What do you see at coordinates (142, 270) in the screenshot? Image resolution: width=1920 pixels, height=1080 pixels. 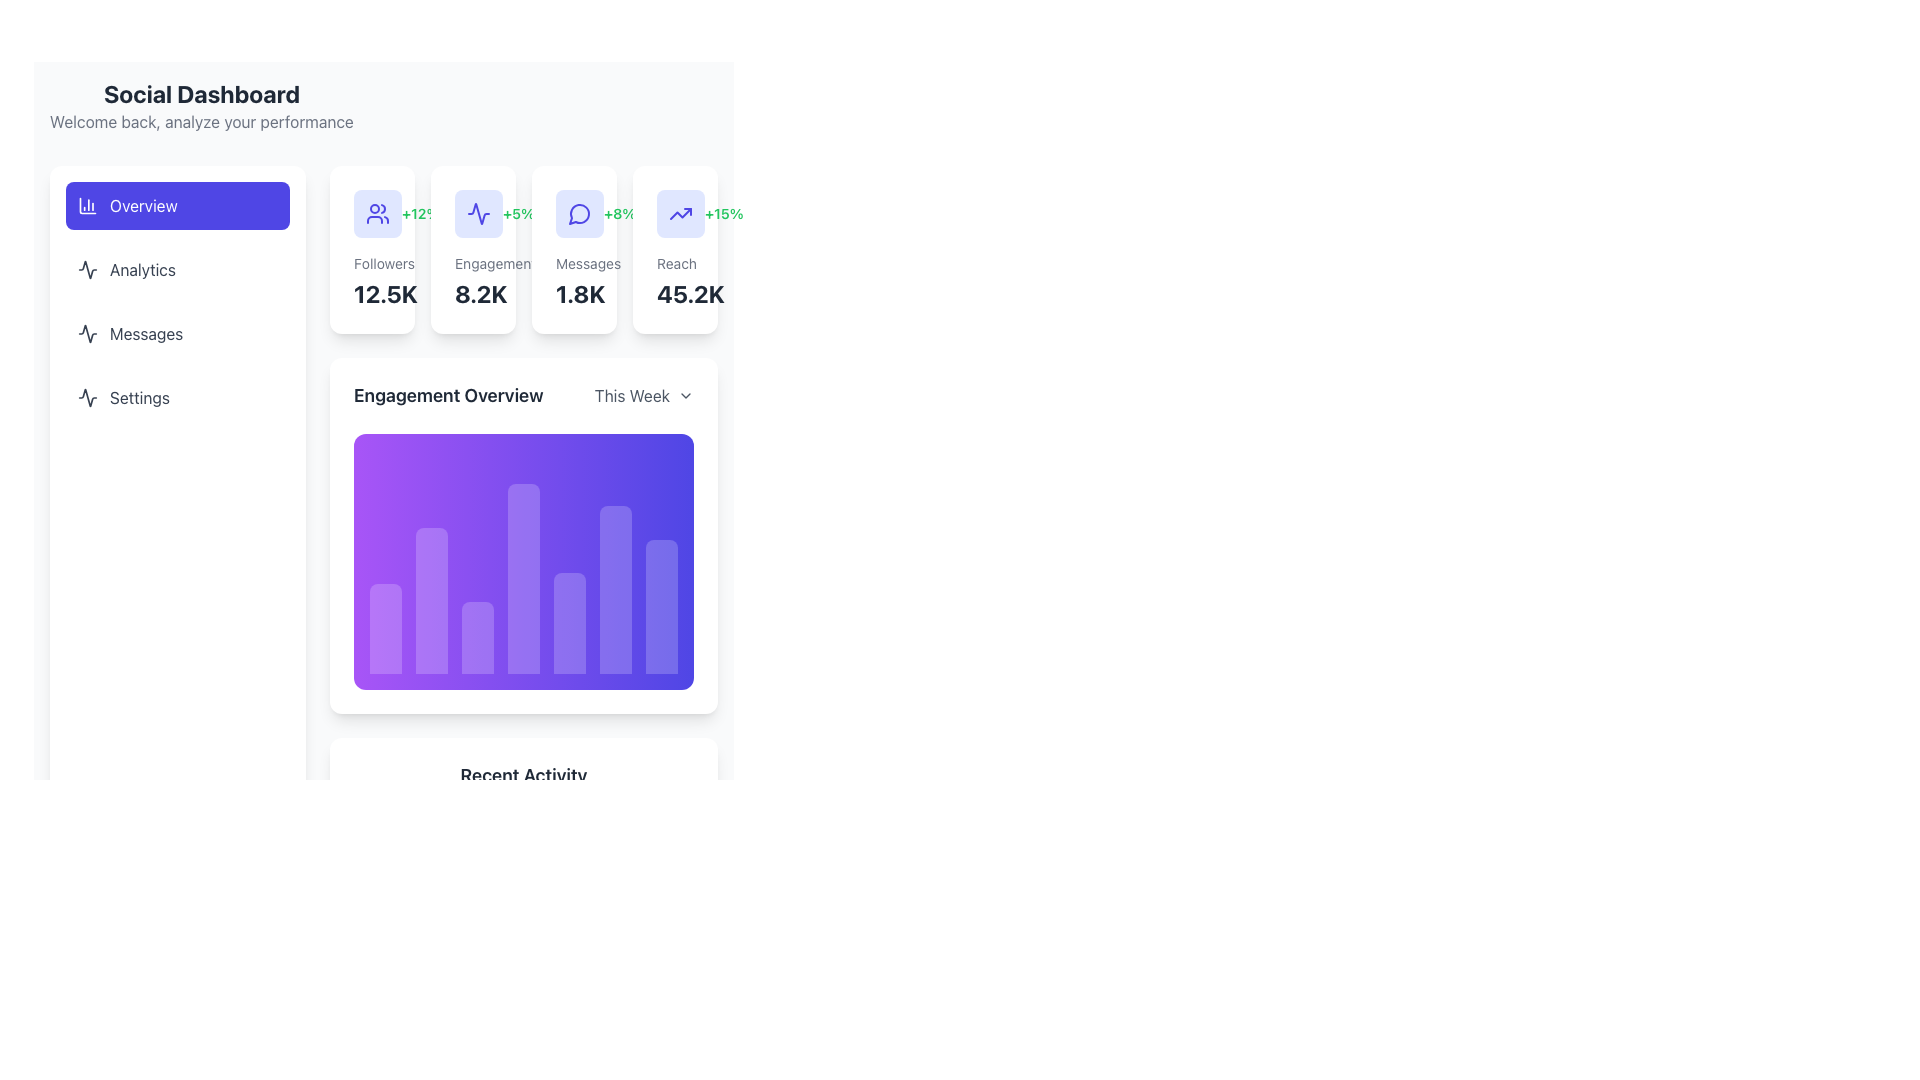 I see `the 'Analytics' text label in the left navigation menu` at bounding box center [142, 270].